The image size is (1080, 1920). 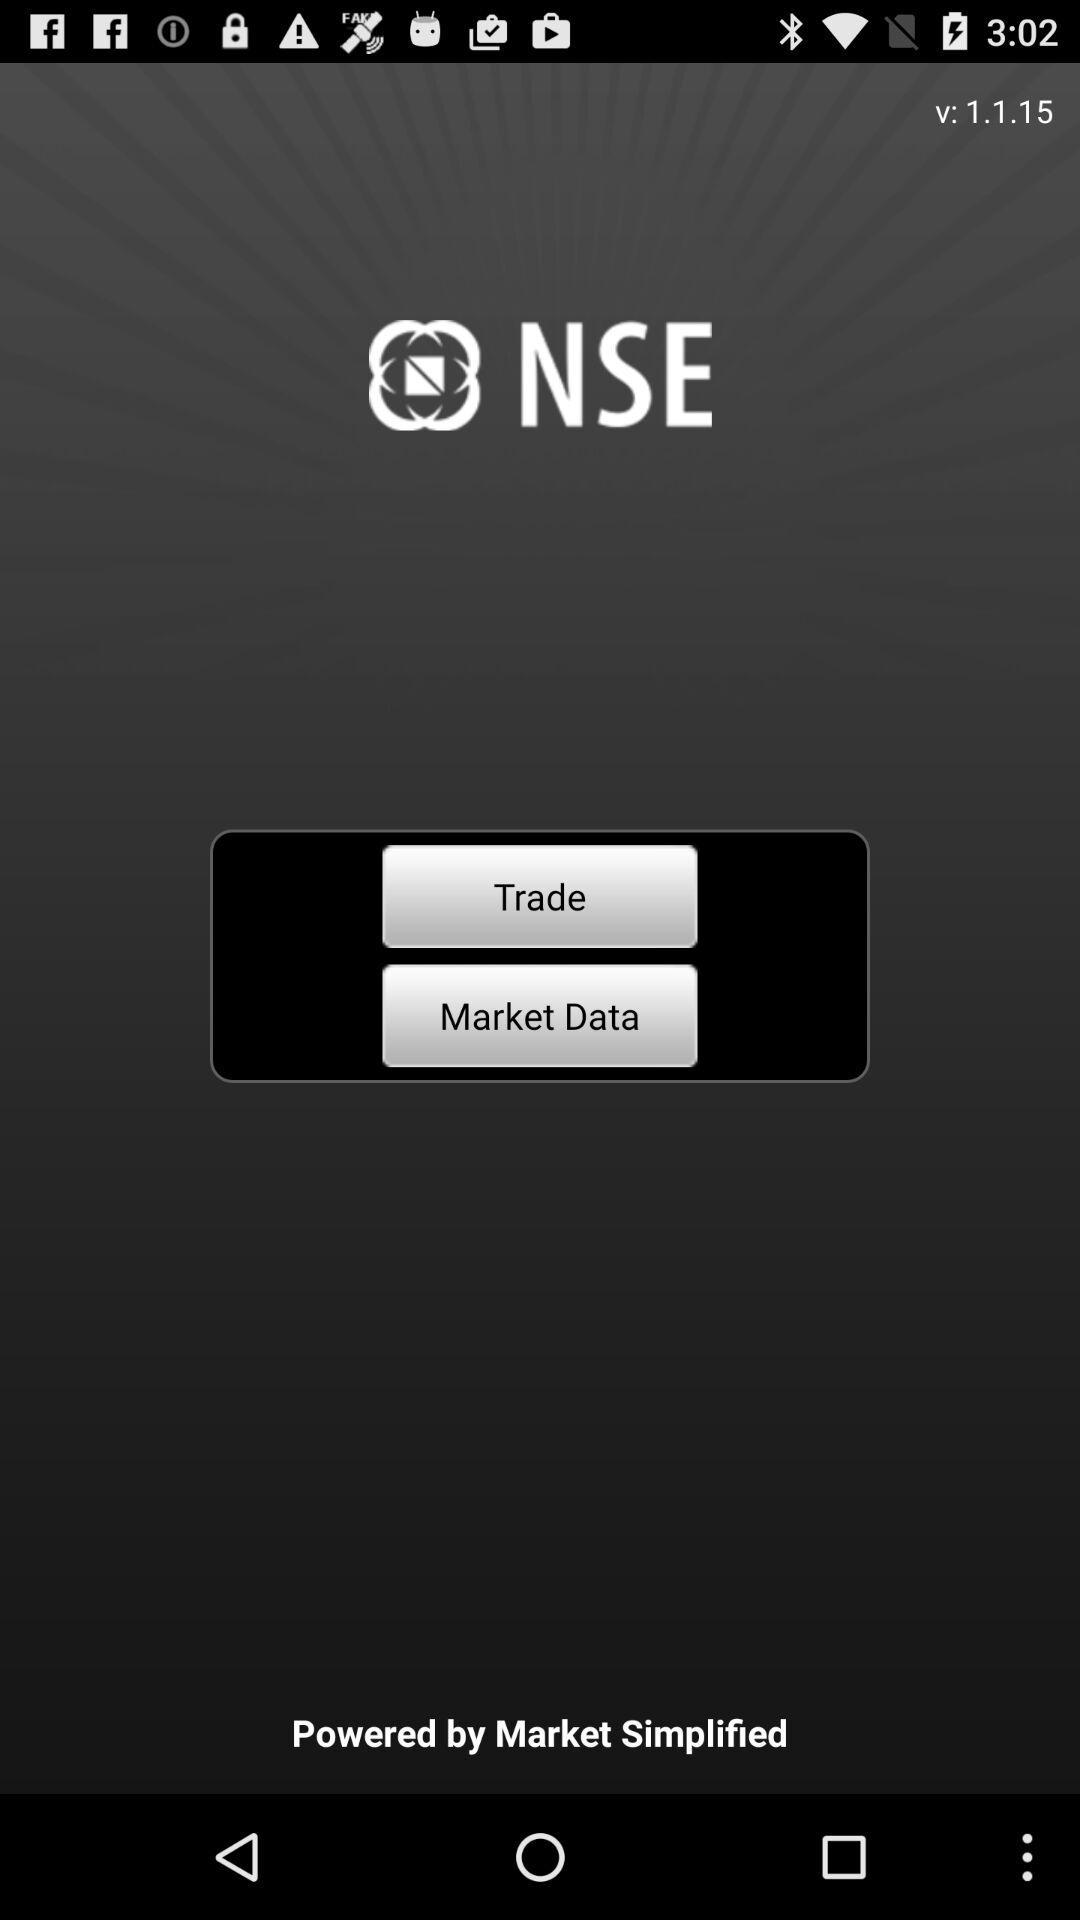 I want to click on the button below trade icon, so click(x=540, y=1015).